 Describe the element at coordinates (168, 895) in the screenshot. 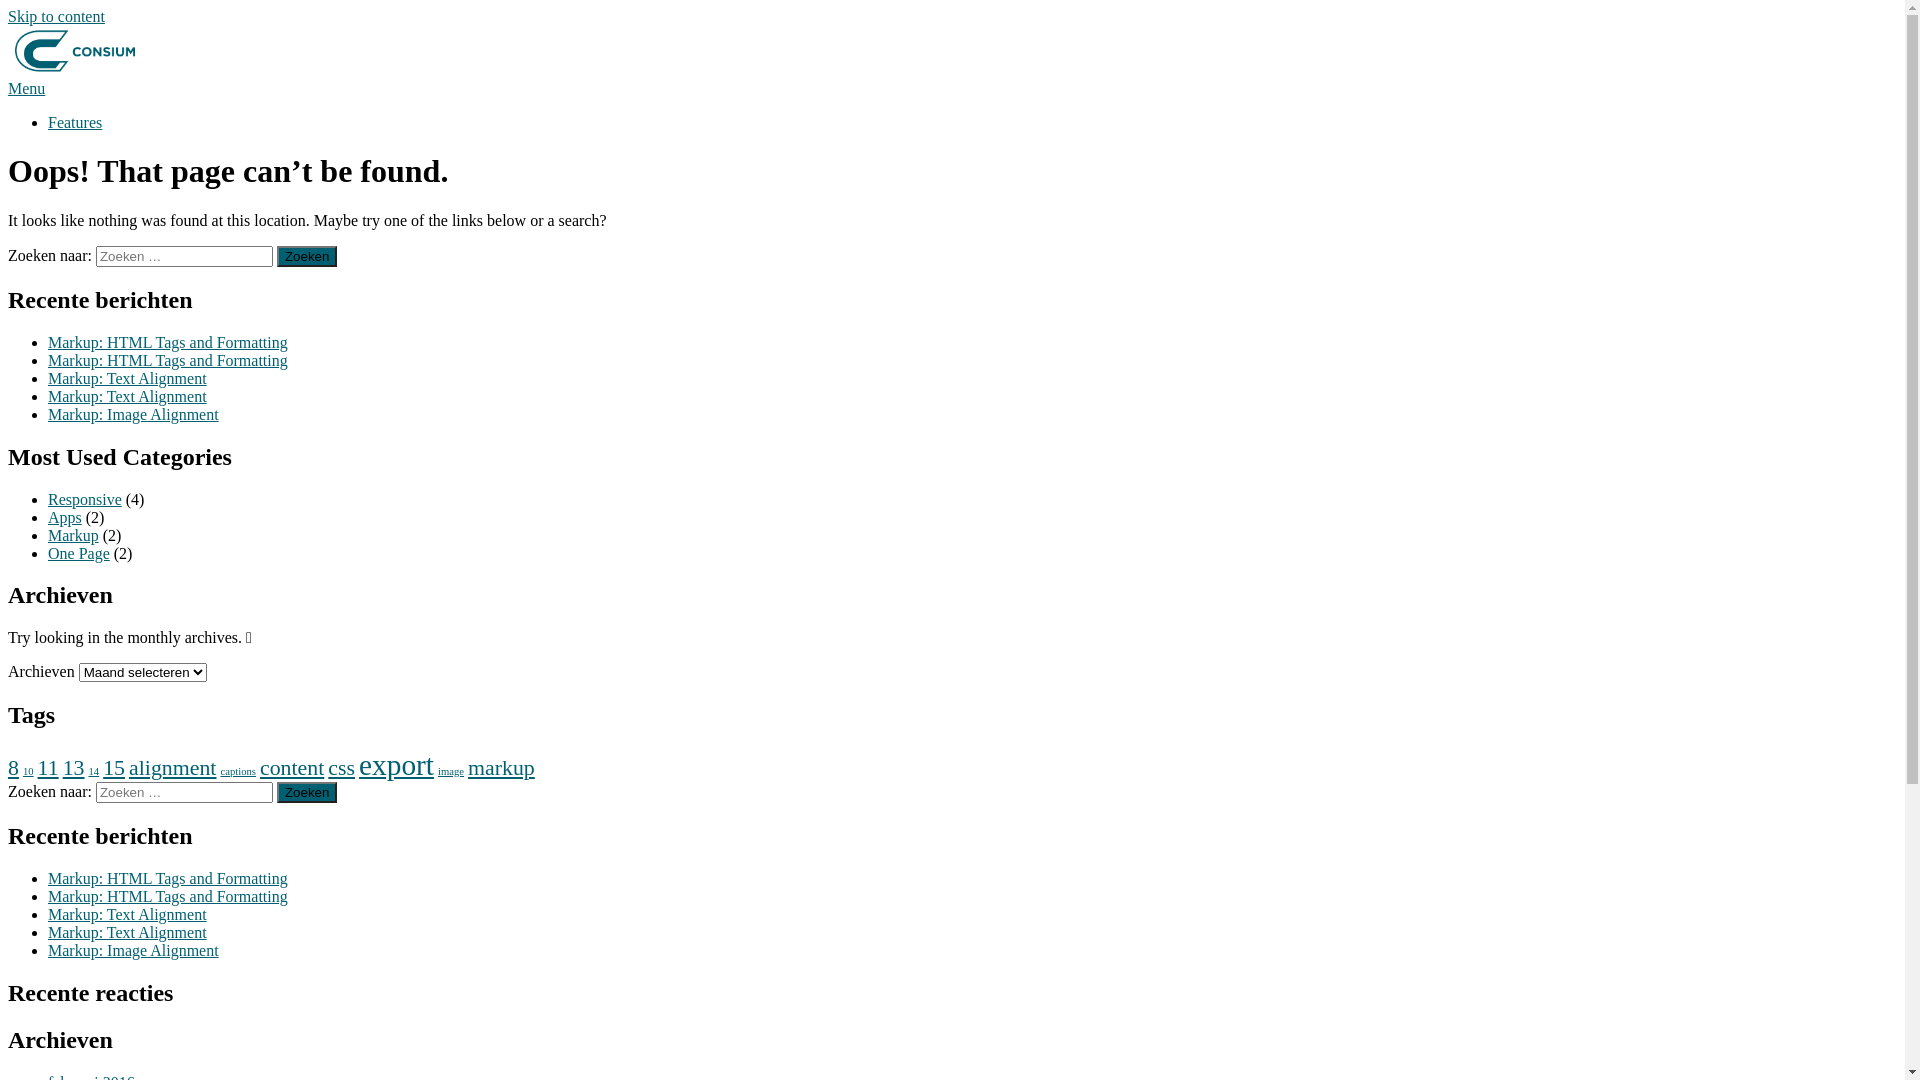

I see `'Markup: HTML Tags and Formatting'` at that location.